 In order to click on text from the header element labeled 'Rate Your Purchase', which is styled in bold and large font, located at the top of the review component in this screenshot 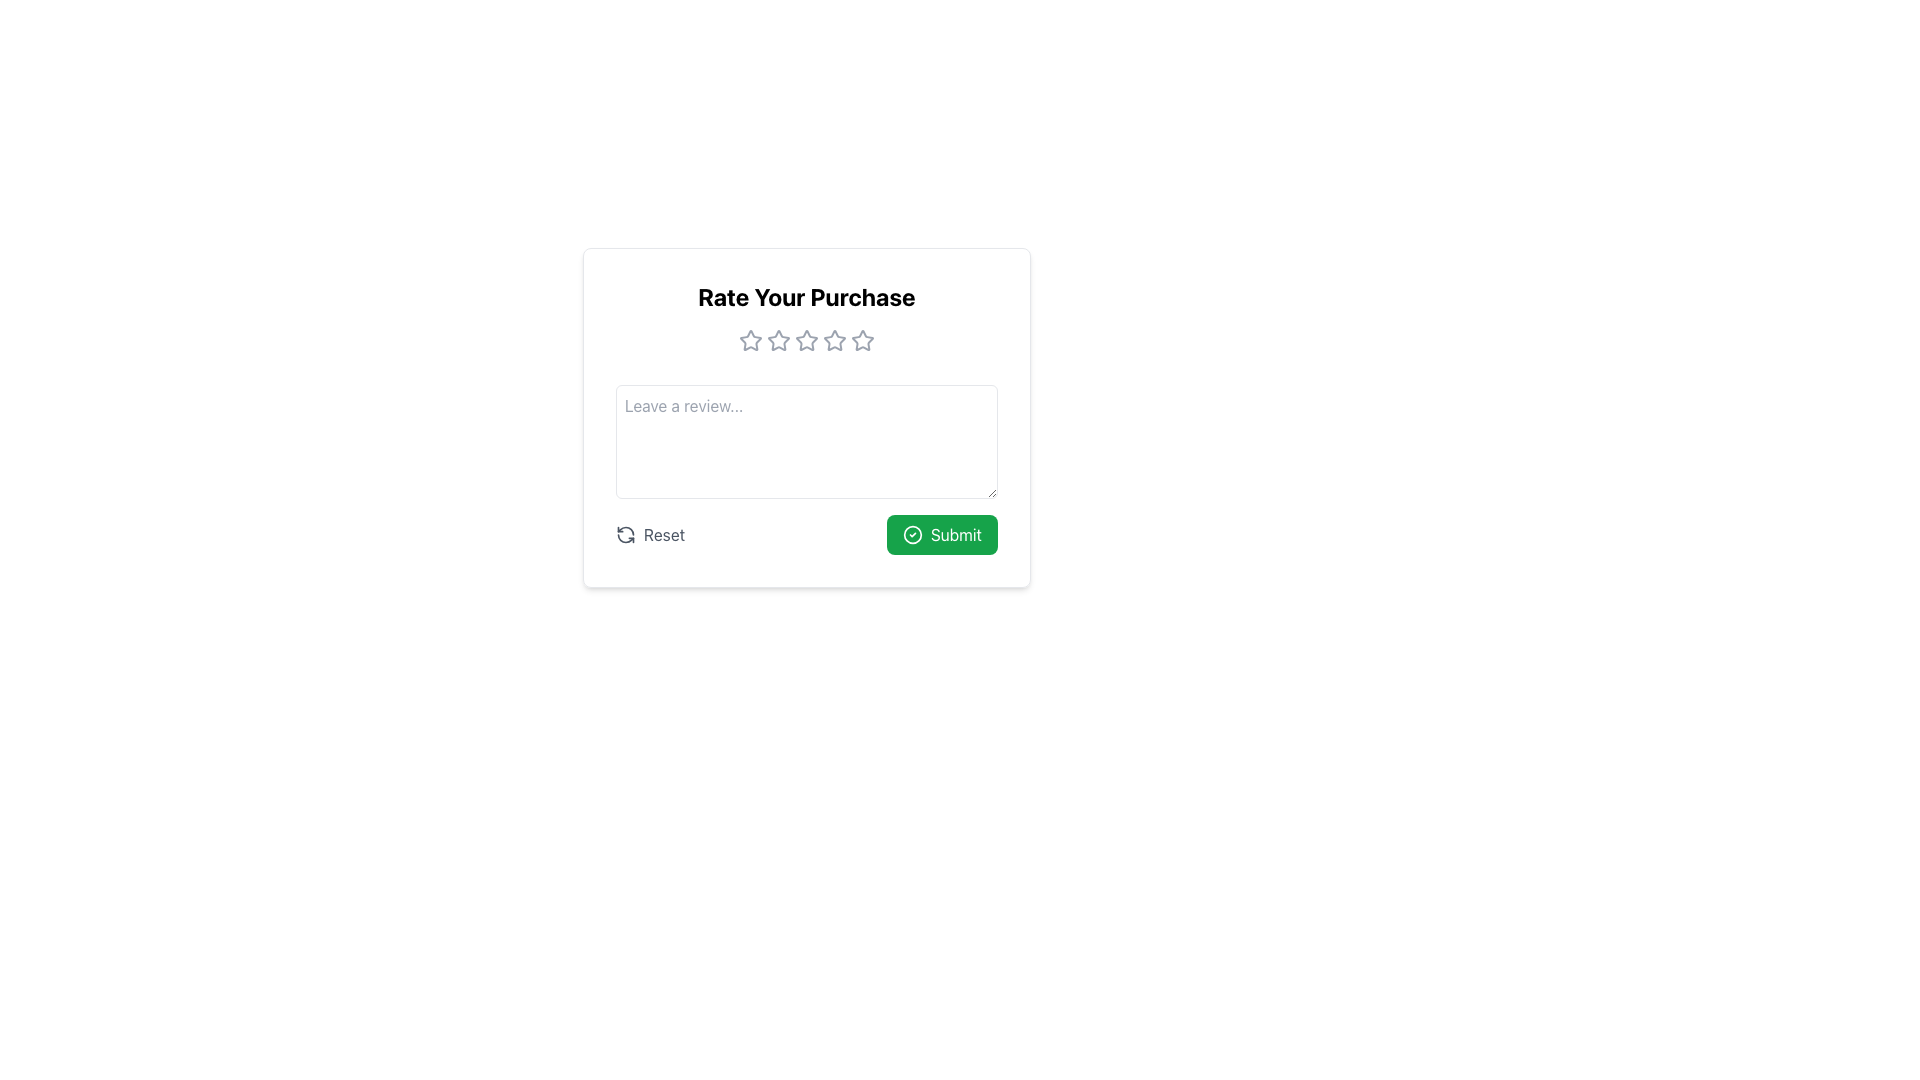, I will do `click(806, 297)`.